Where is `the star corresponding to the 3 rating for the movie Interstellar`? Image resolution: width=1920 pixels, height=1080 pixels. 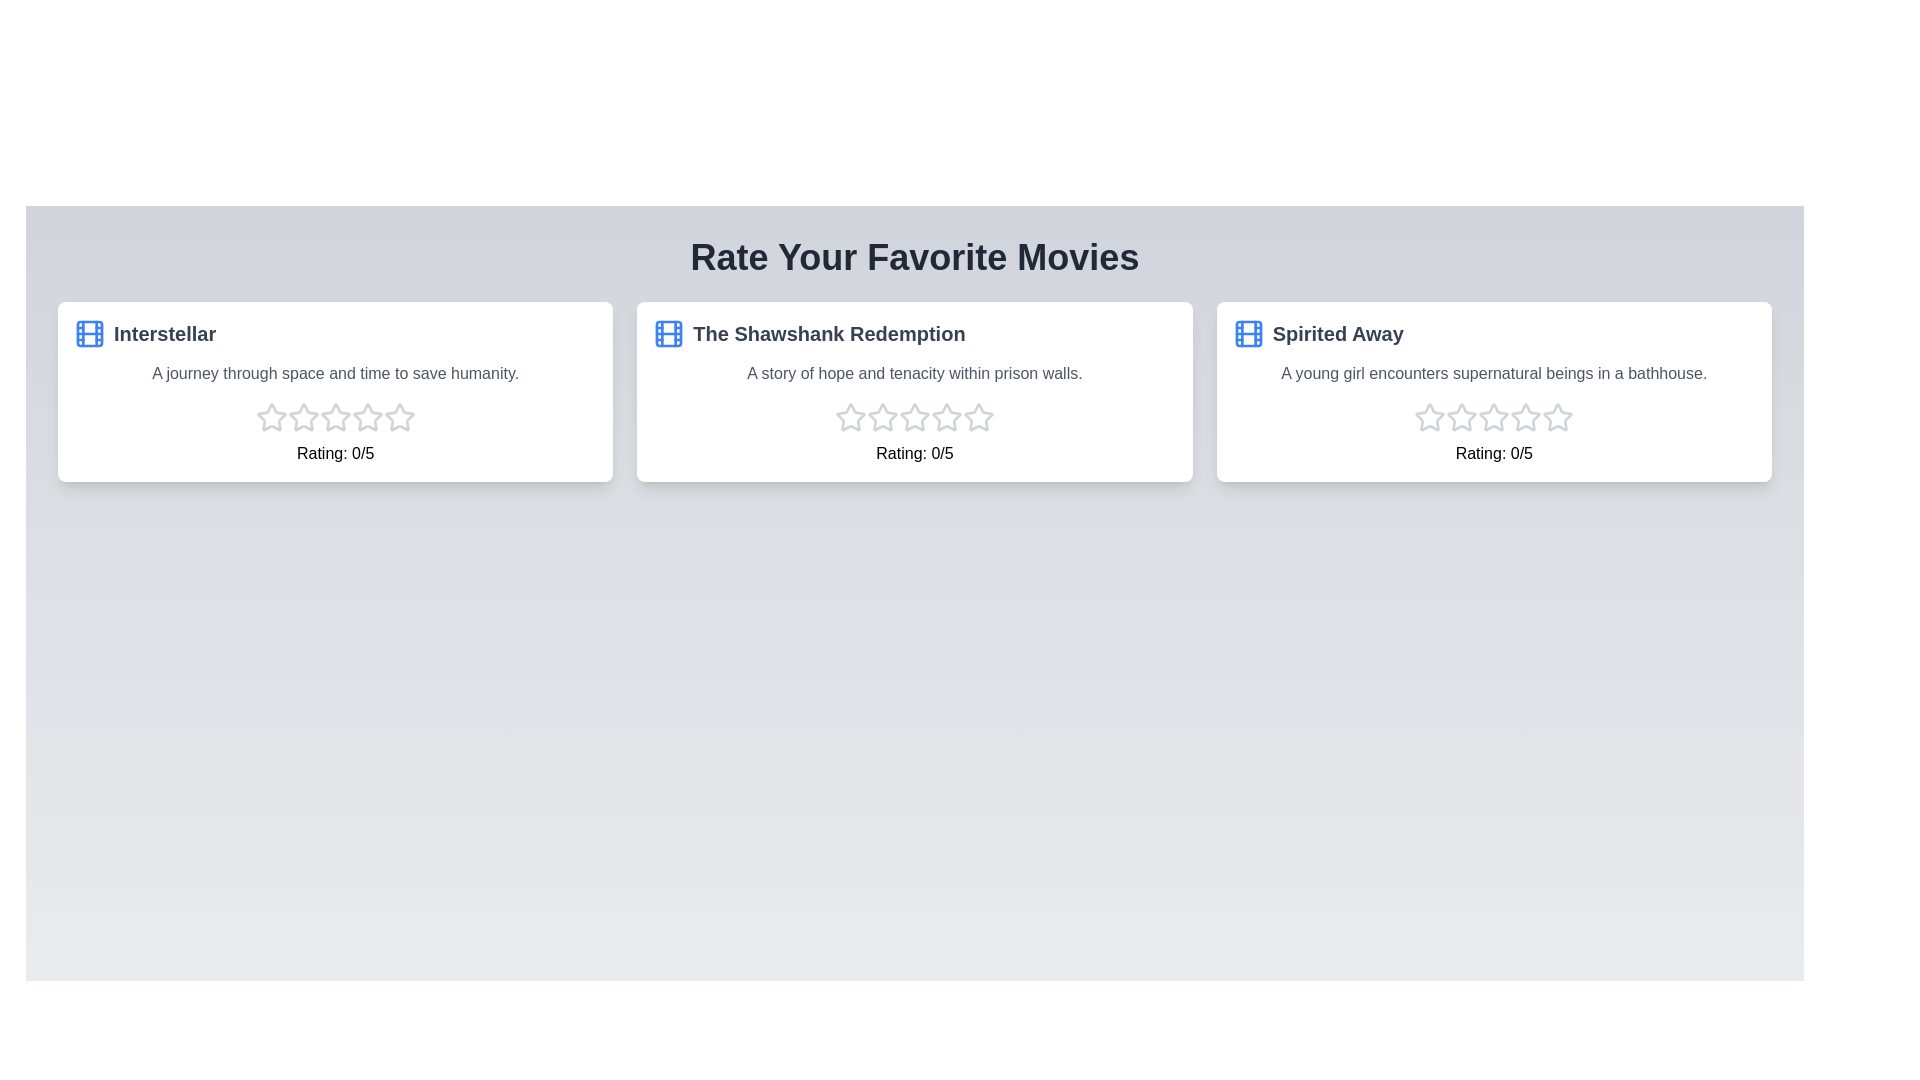 the star corresponding to the 3 rating for the movie Interstellar is located at coordinates (335, 416).